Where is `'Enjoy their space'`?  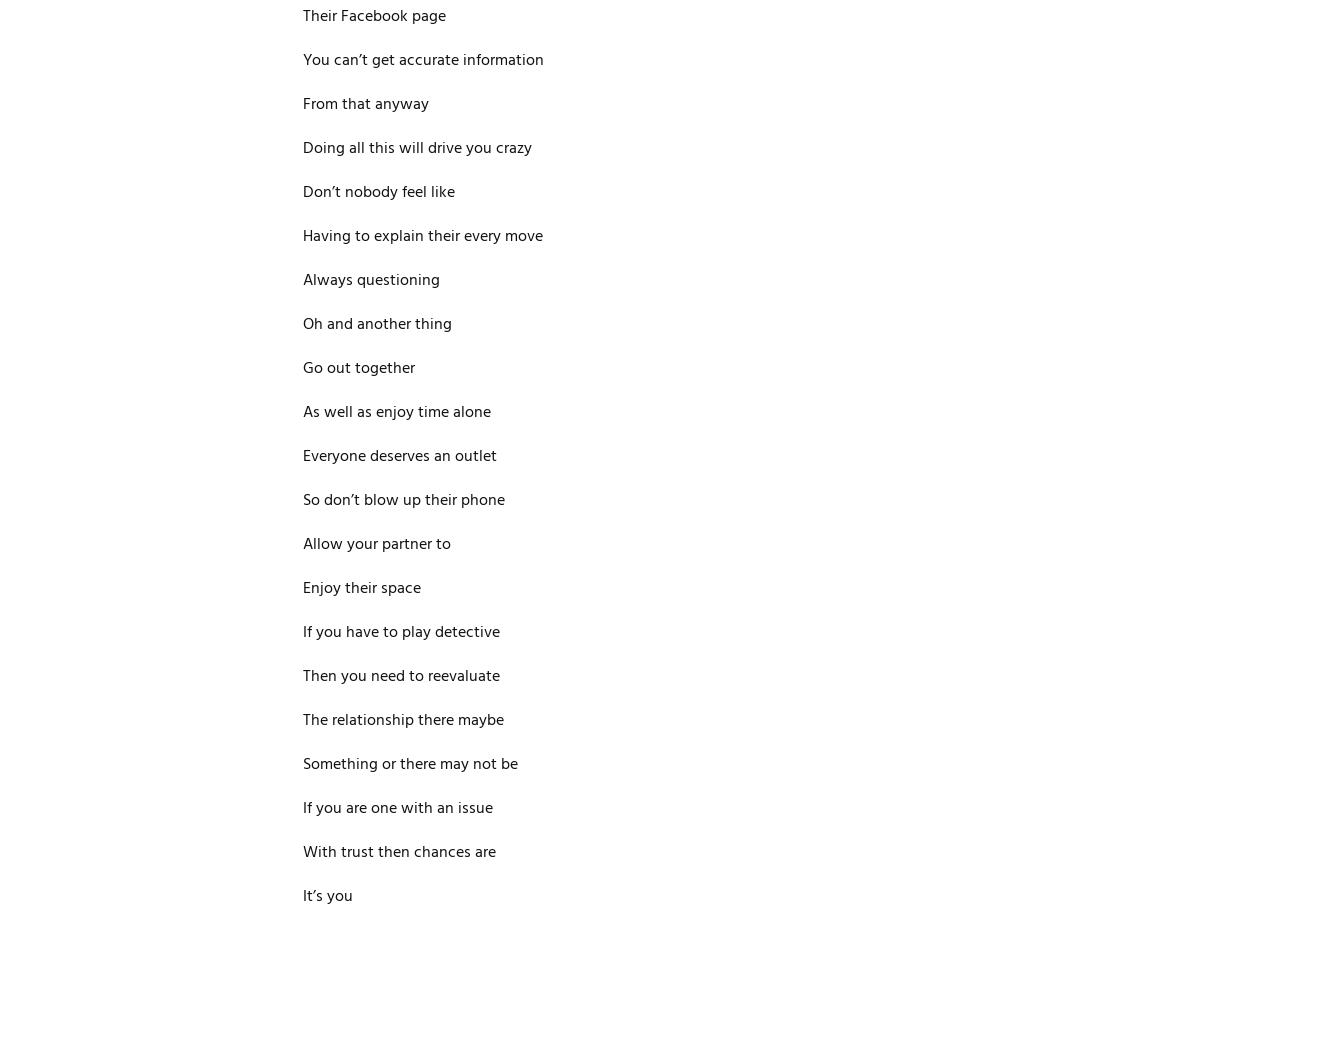 'Enjoy their space' is located at coordinates (360, 589).